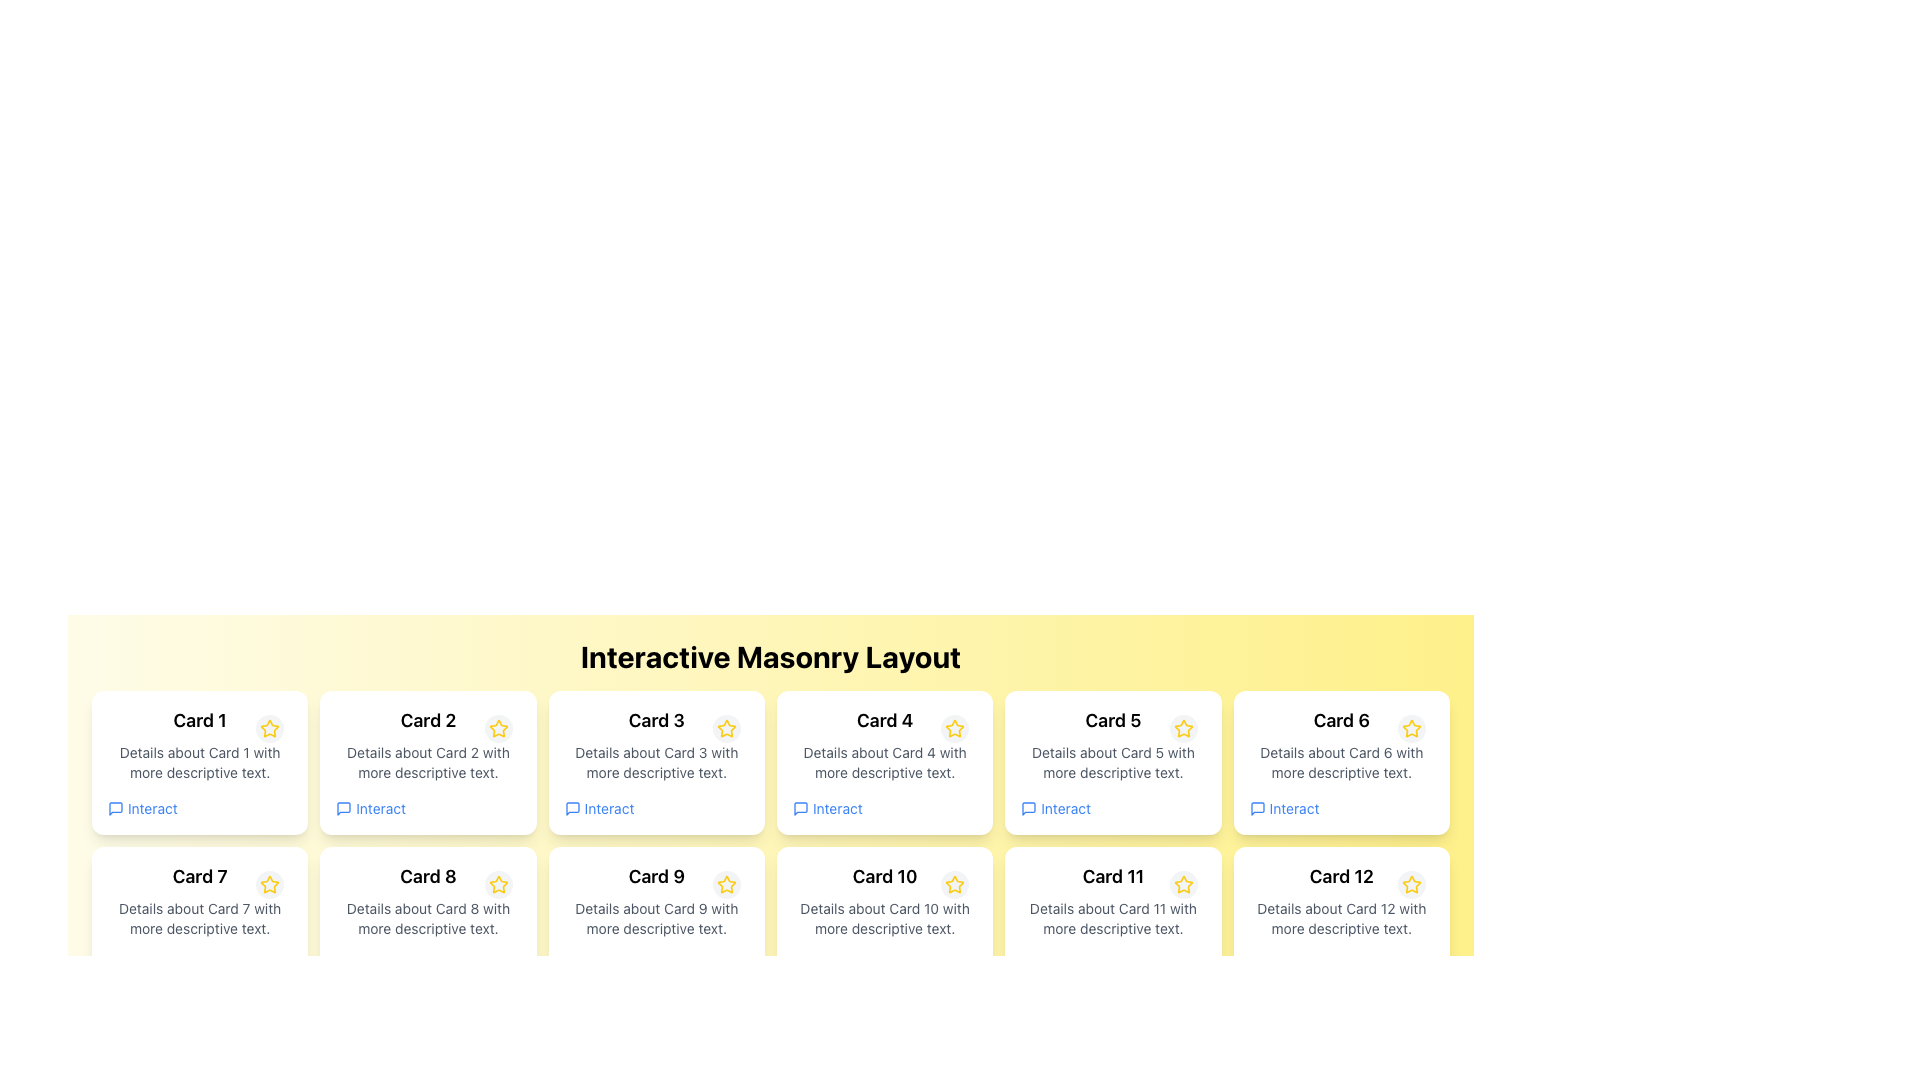 Image resolution: width=1920 pixels, height=1080 pixels. I want to click on the favorite button located in the top-right corner of 'Card 7' to mark the card as favorite, so click(269, 883).